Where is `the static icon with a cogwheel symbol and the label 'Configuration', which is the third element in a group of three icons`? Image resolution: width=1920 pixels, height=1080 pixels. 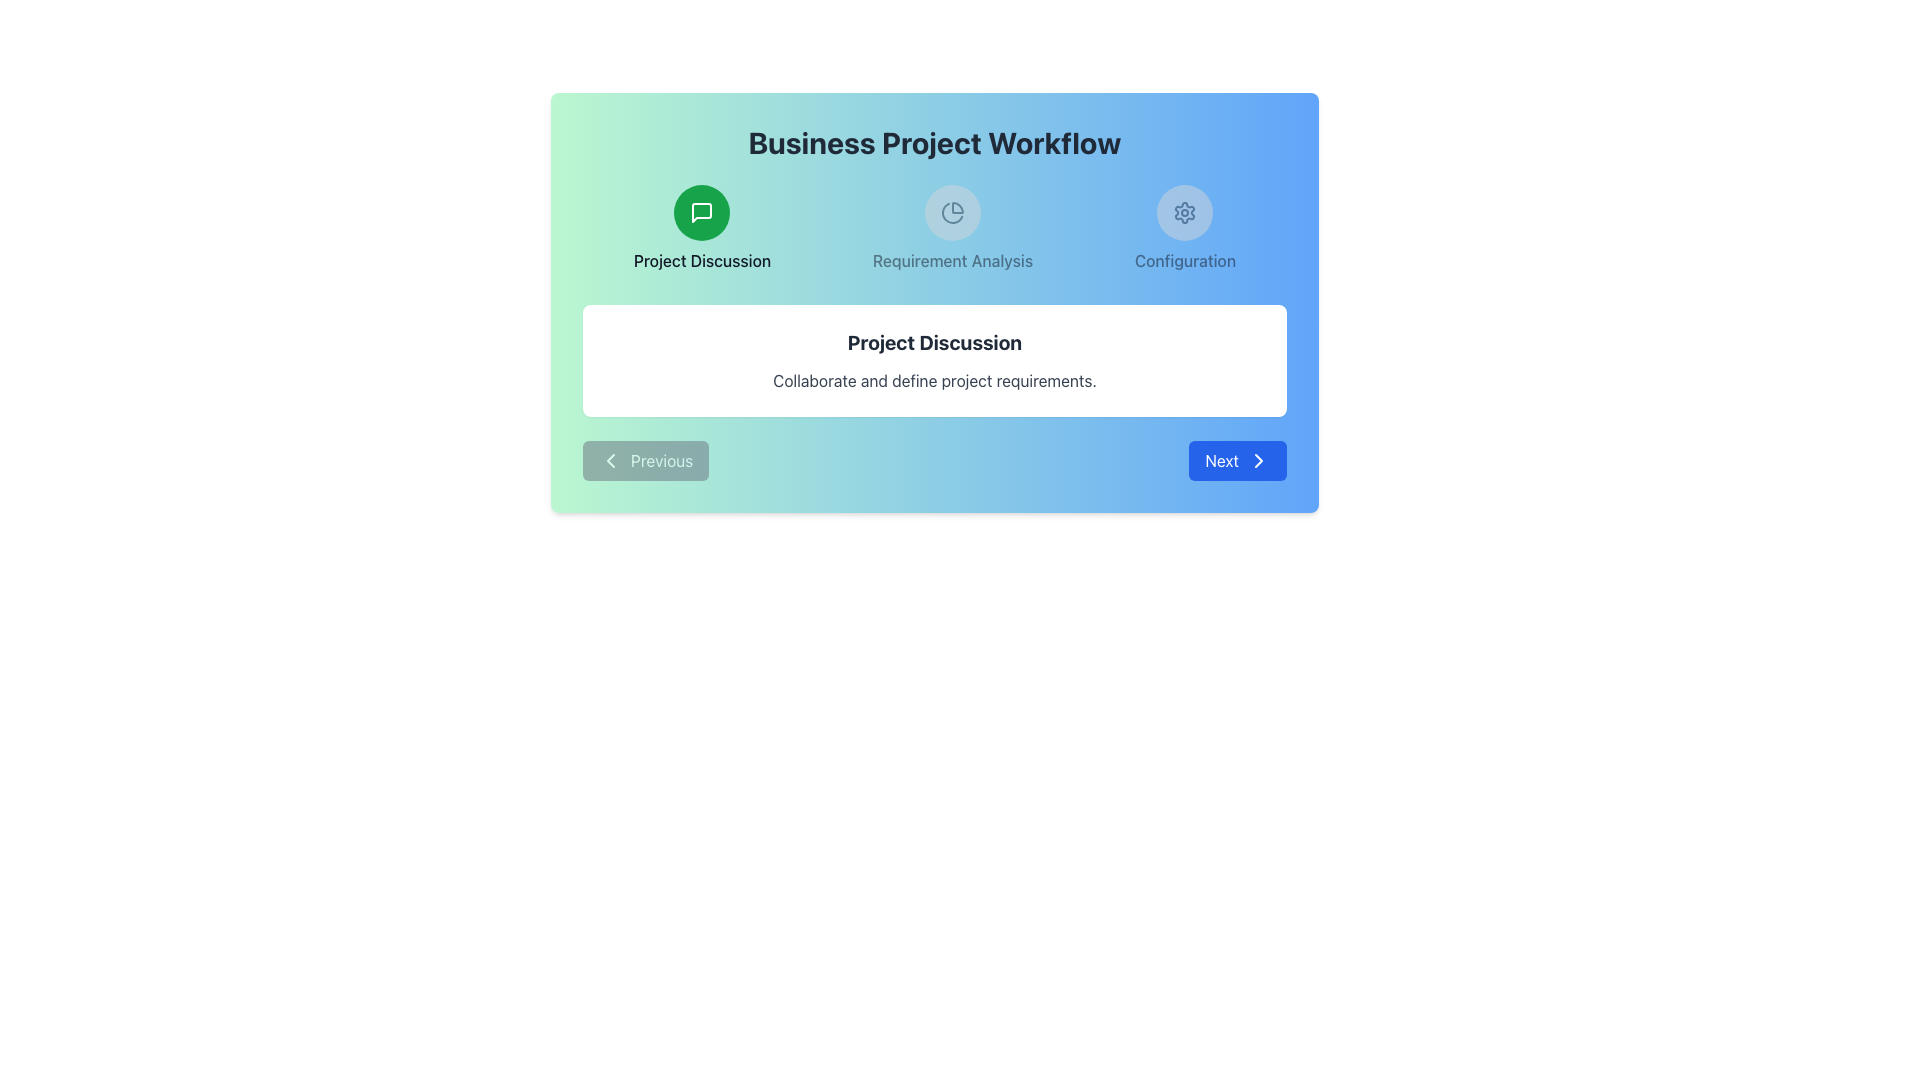
the static icon with a cogwheel symbol and the label 'Configuration', which is the third element in a group of three icons is located at coordinates (1185, 227).